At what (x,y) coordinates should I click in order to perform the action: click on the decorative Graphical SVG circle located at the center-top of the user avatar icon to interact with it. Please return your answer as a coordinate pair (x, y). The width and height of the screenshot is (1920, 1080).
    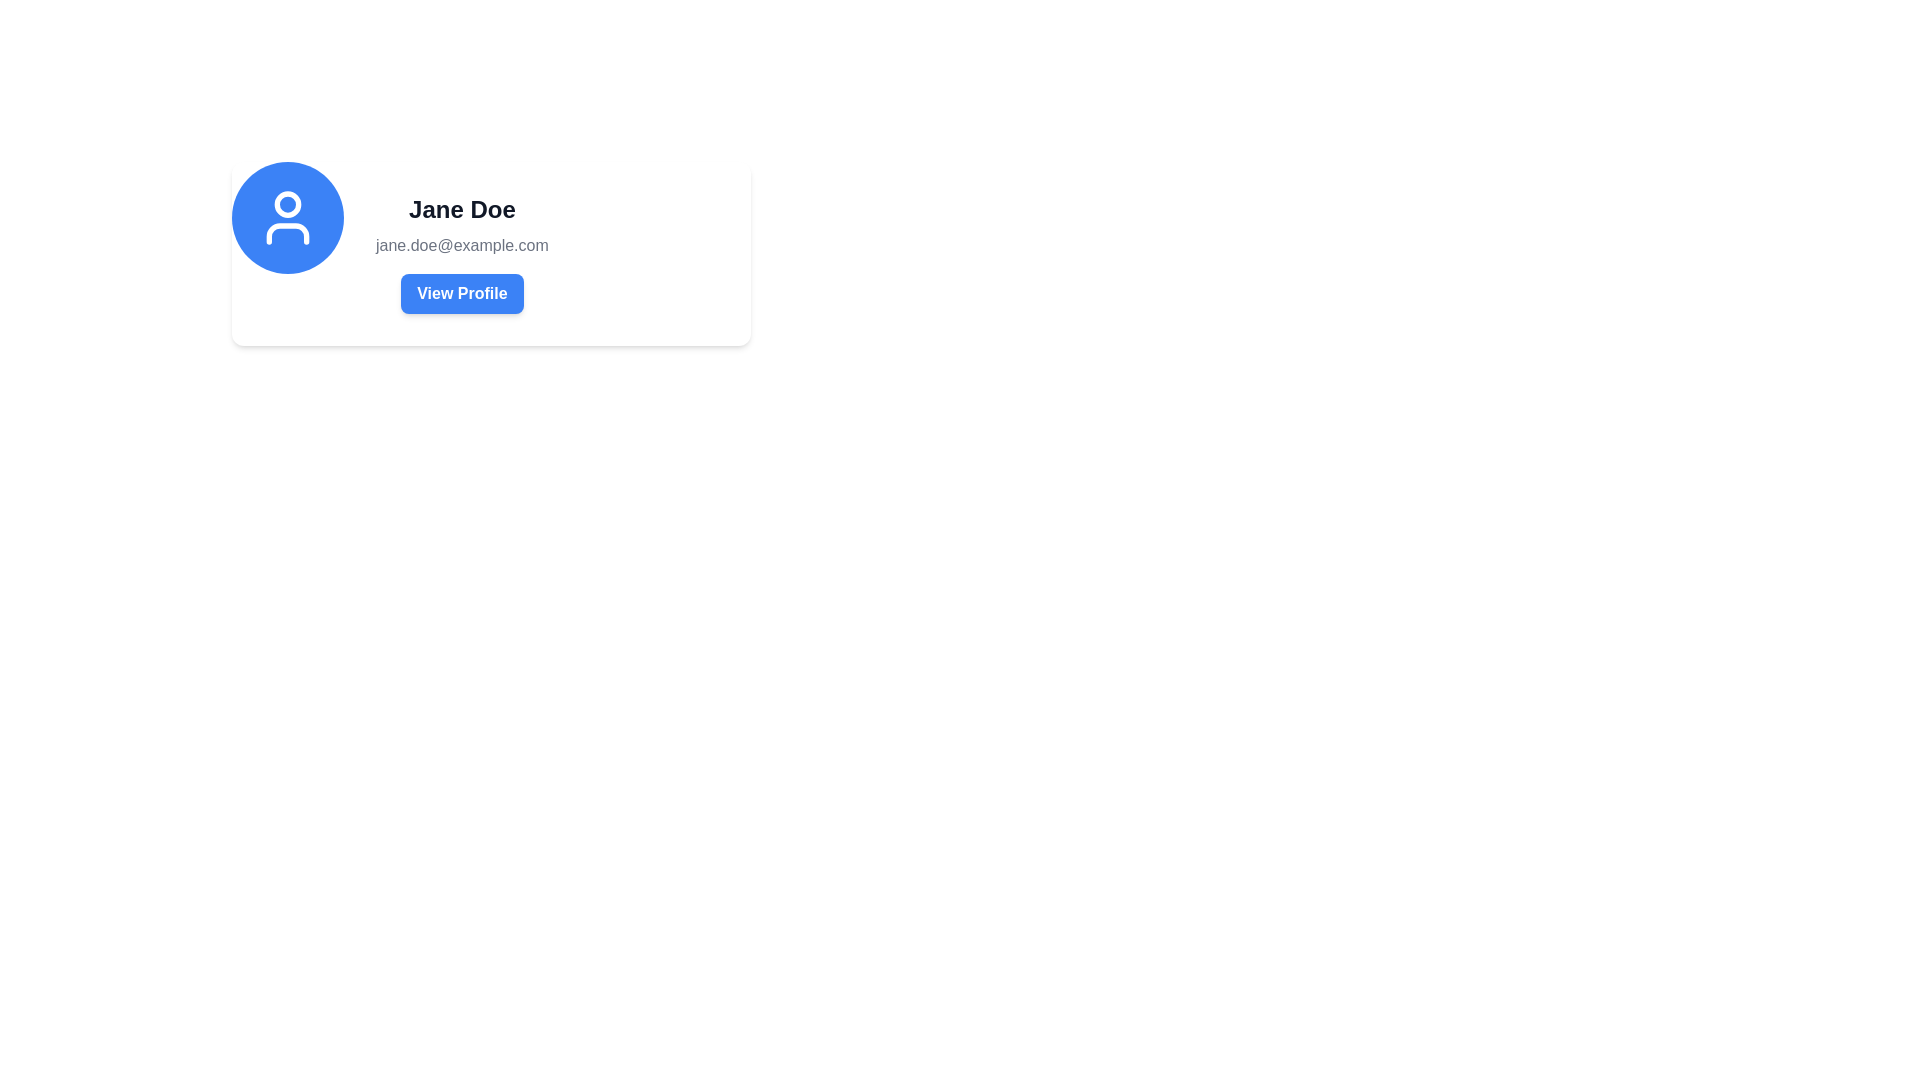
    Looking at the image, I should click on (287, 204).